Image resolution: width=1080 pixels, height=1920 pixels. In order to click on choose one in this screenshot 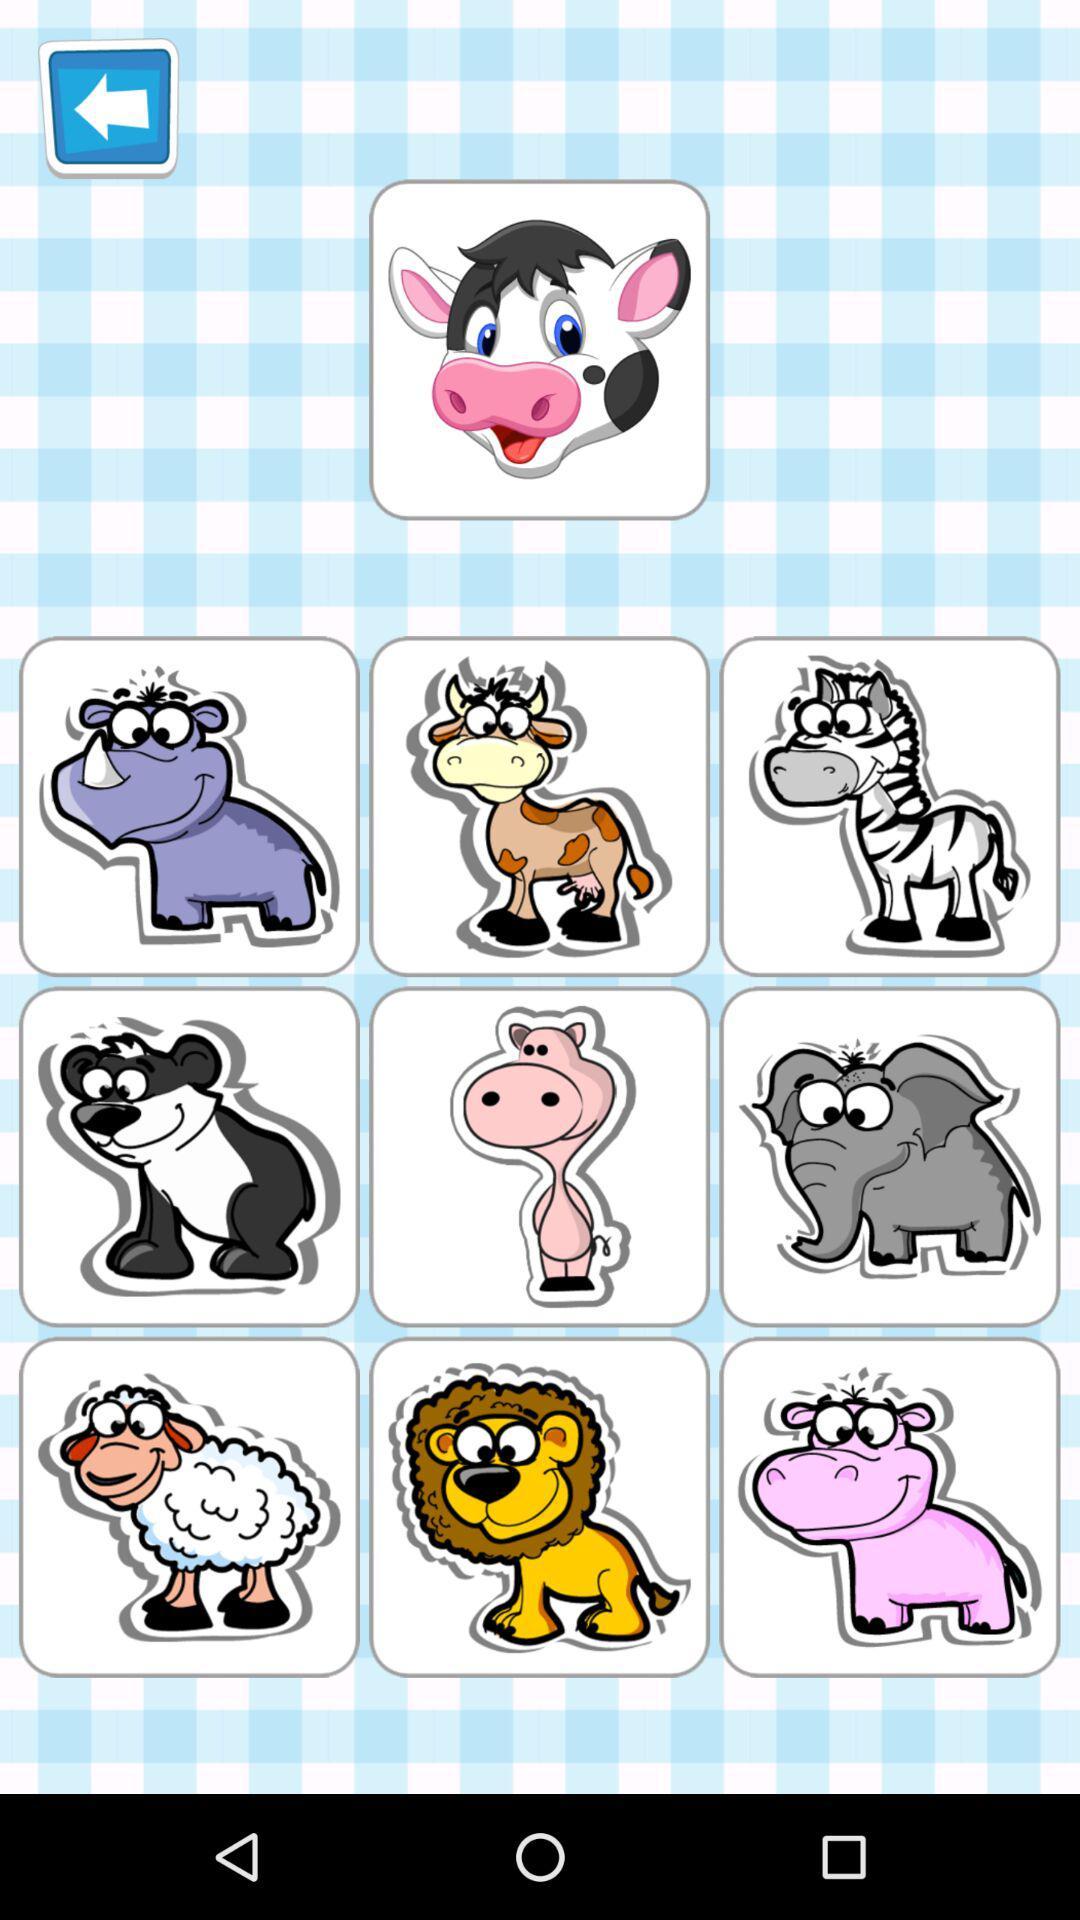, I will do `click(538, 349)`.